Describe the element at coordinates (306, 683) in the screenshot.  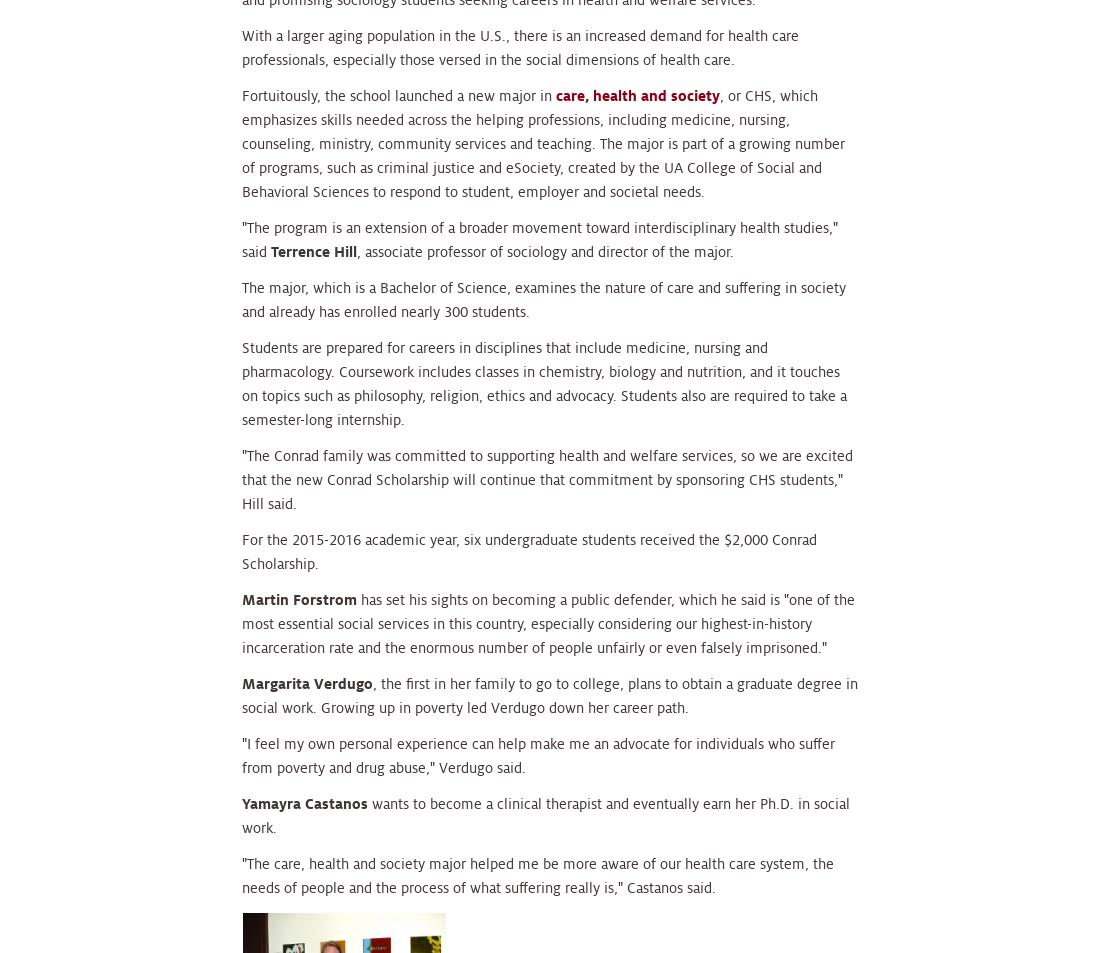
I see `'Margarita Verdugo'` at that location.